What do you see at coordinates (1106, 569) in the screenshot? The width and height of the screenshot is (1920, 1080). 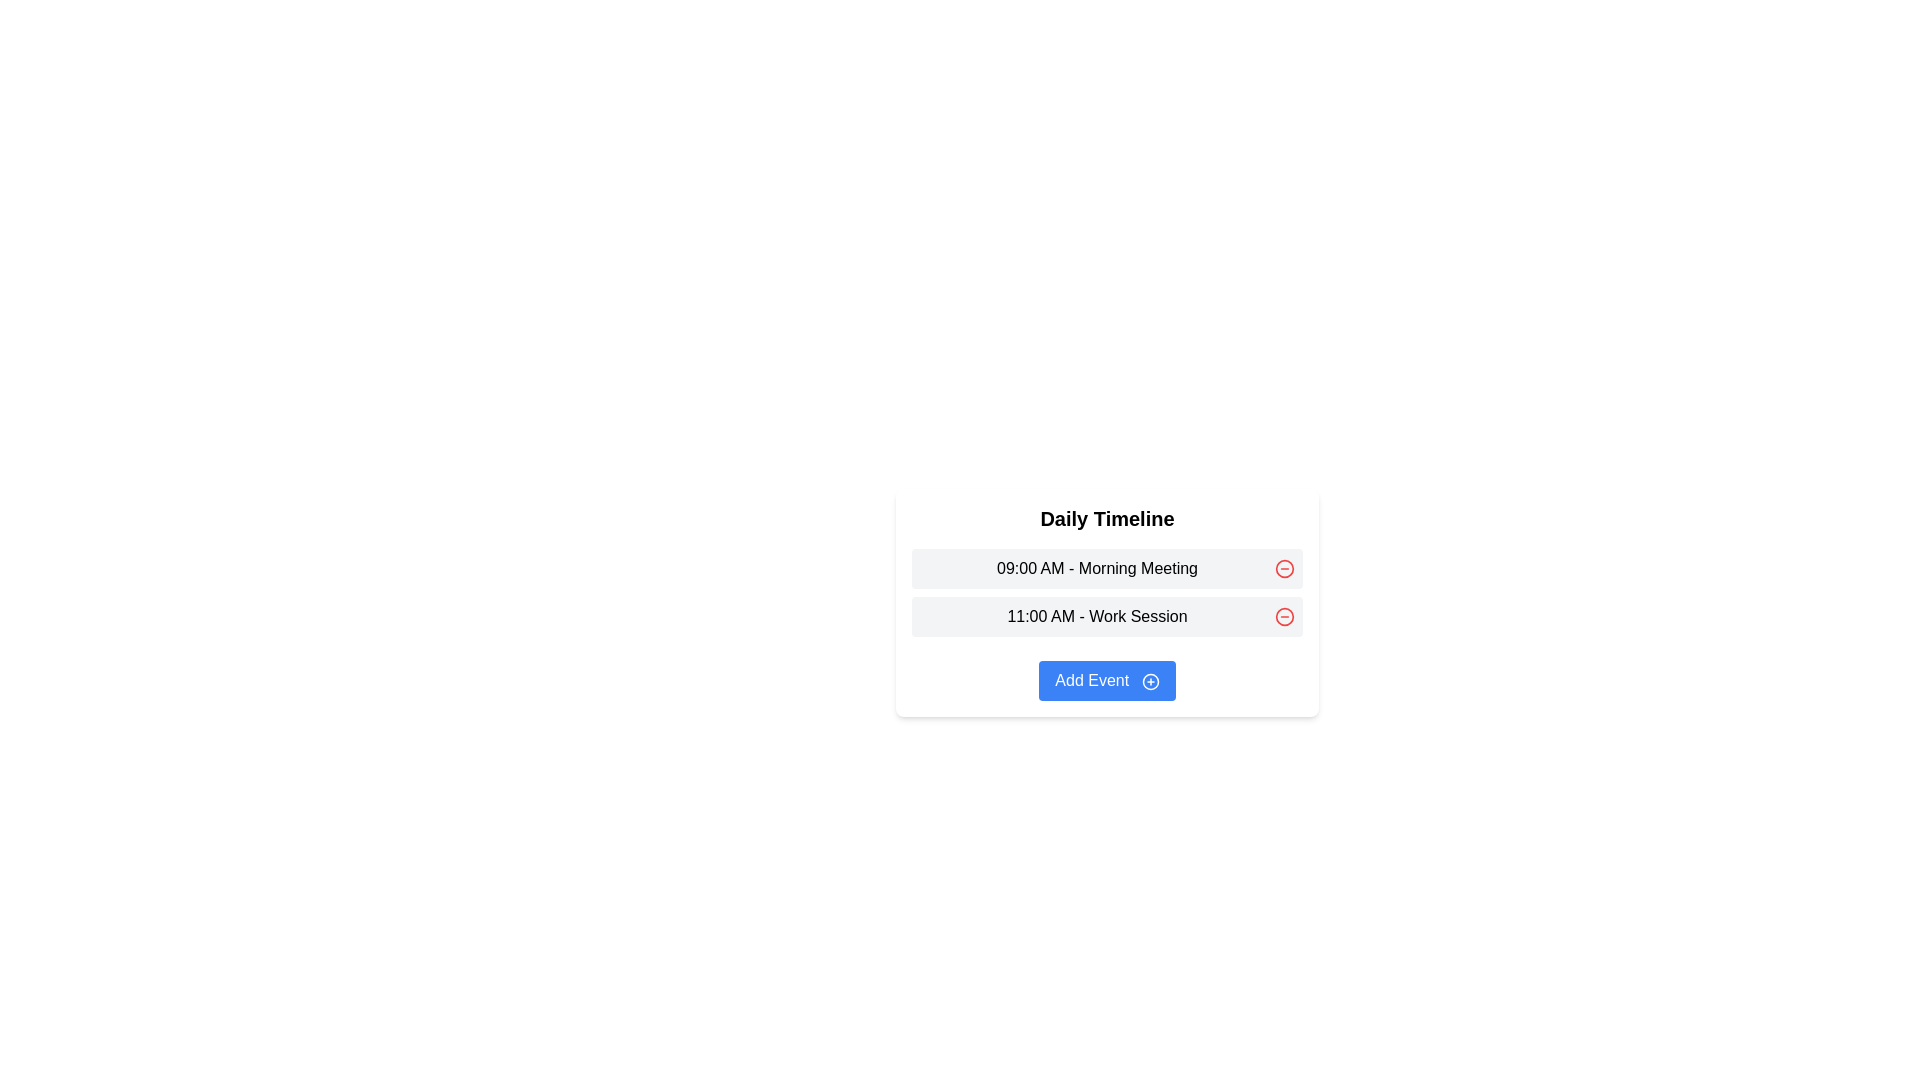 I see `the first scheduled event in the Daily Timeline, which displays the time and name of the event` at bounding box center [1106, 569].